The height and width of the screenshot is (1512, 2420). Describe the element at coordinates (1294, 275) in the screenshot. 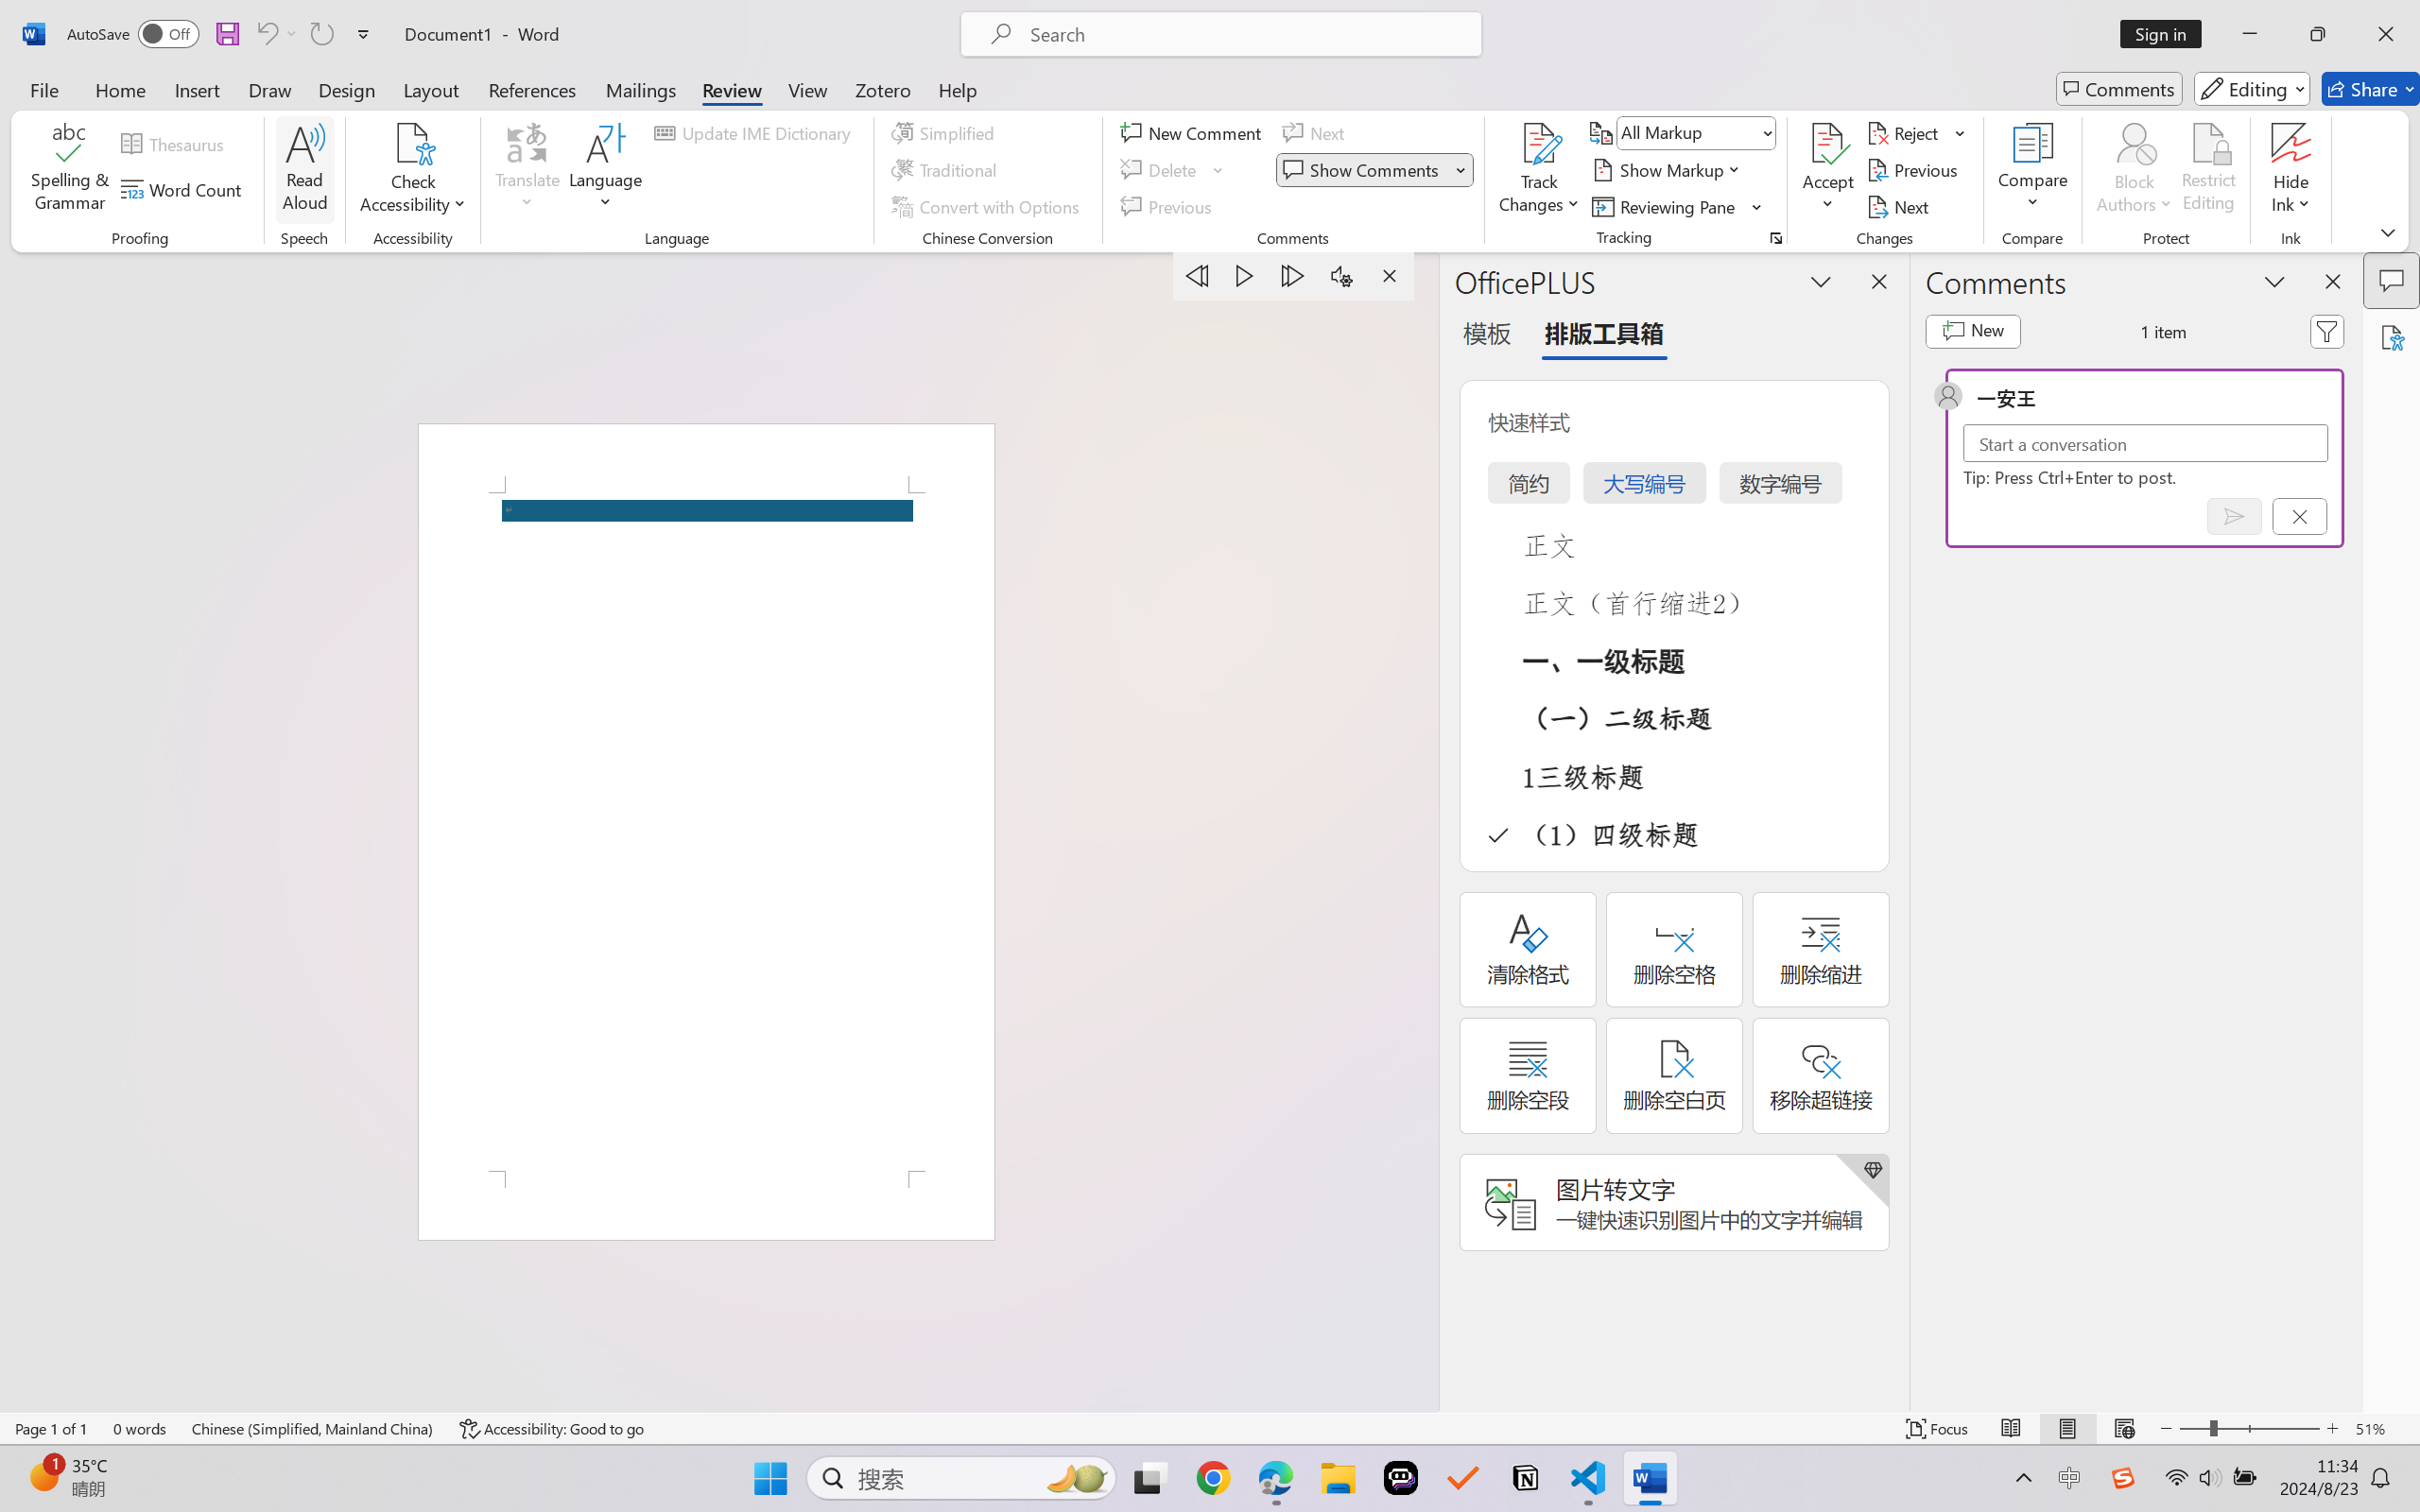

I see `'Next Paragraph'` at that location.